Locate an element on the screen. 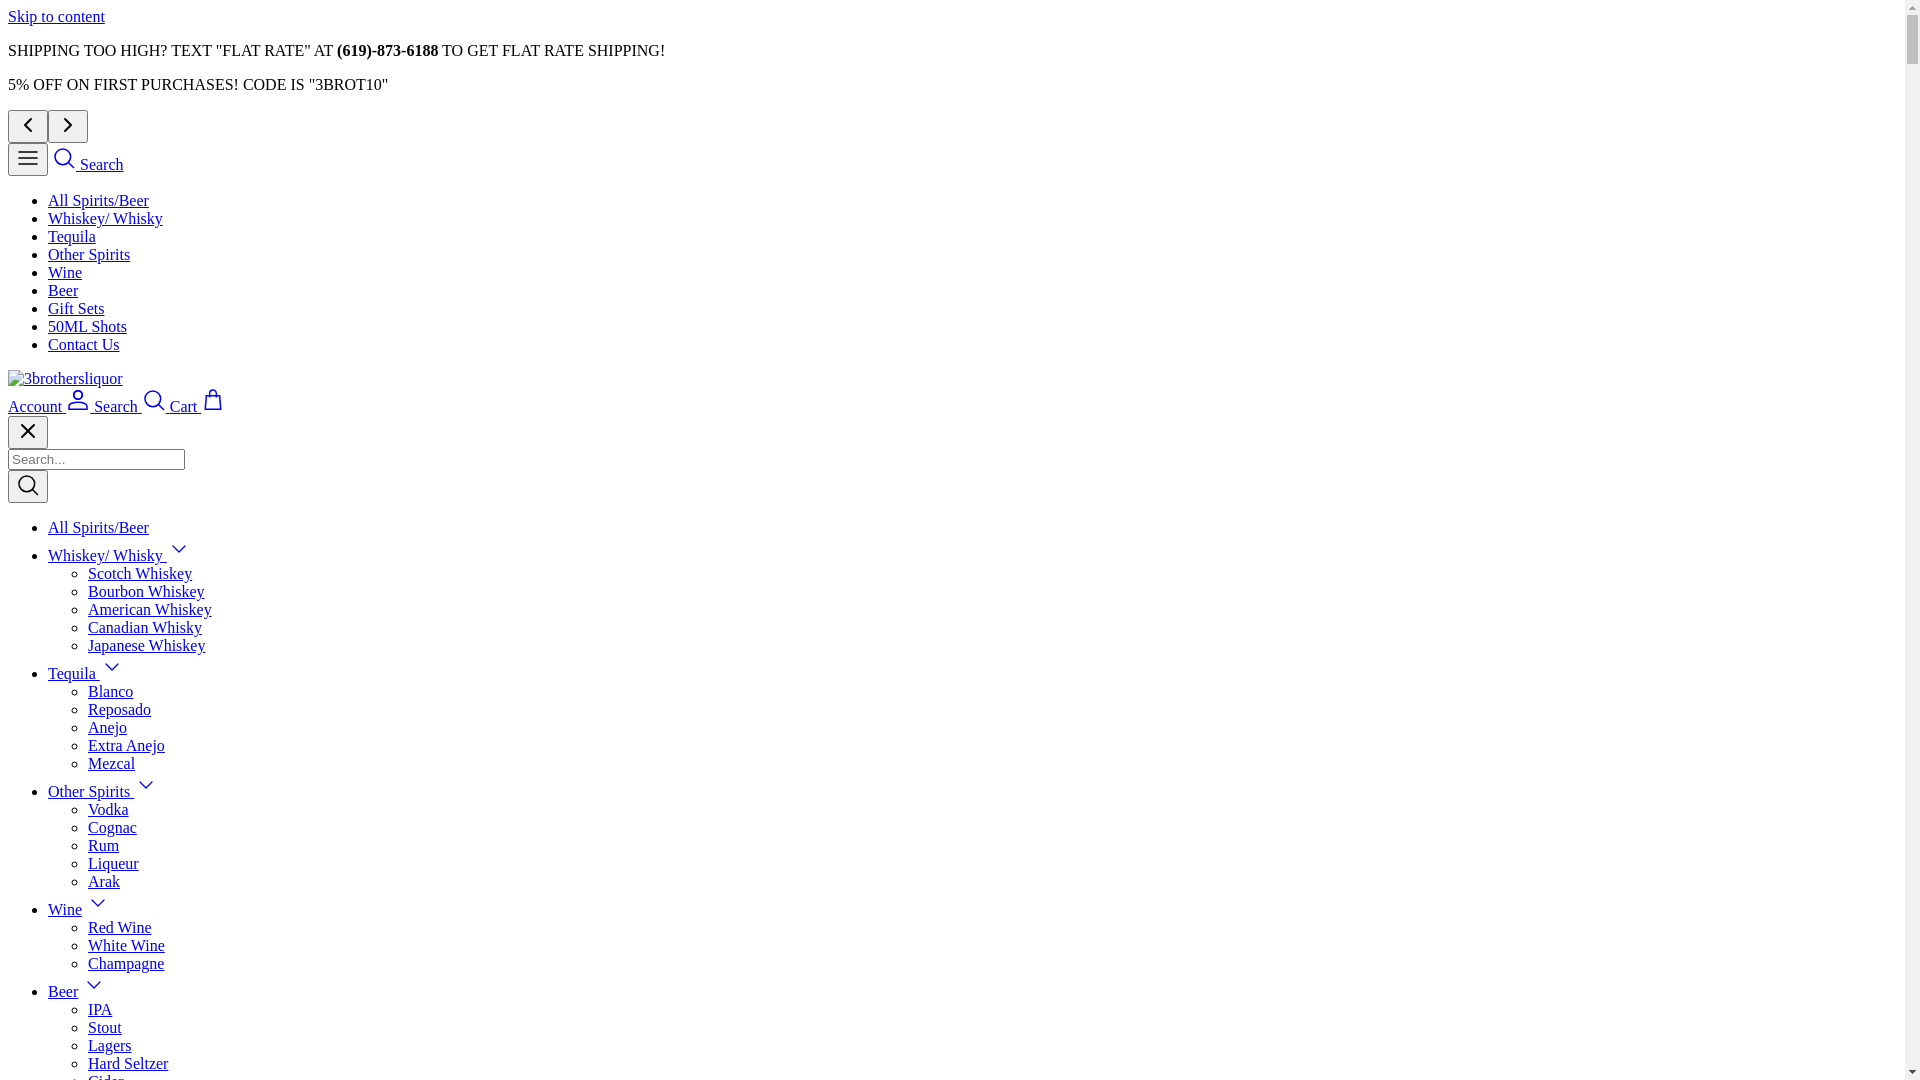 This screenshot has width=1920, height=1080. '3brothersliquor' is located at coordinates (8, 378).